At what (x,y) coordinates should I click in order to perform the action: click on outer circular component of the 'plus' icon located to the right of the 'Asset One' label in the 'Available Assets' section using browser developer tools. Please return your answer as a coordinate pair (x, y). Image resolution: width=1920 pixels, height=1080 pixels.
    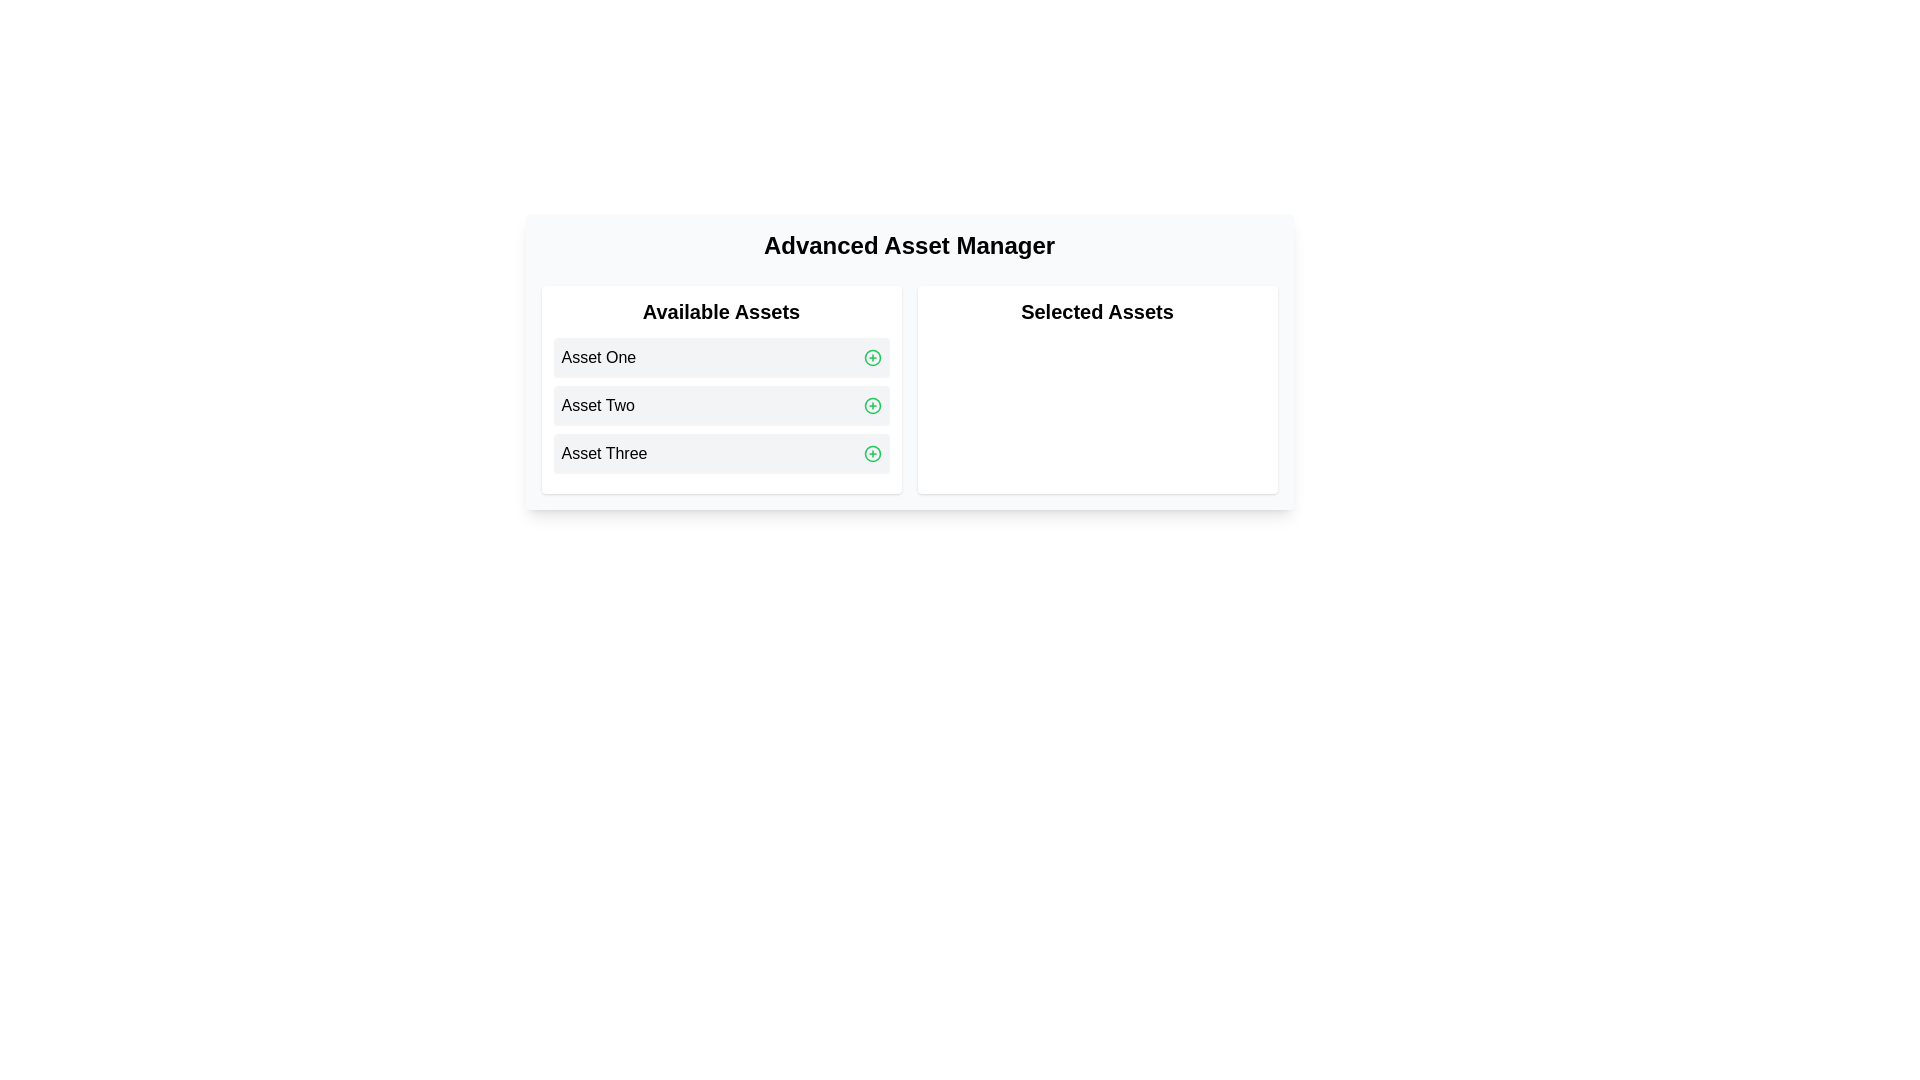
    Looking at the image, I should click on (872, 357).